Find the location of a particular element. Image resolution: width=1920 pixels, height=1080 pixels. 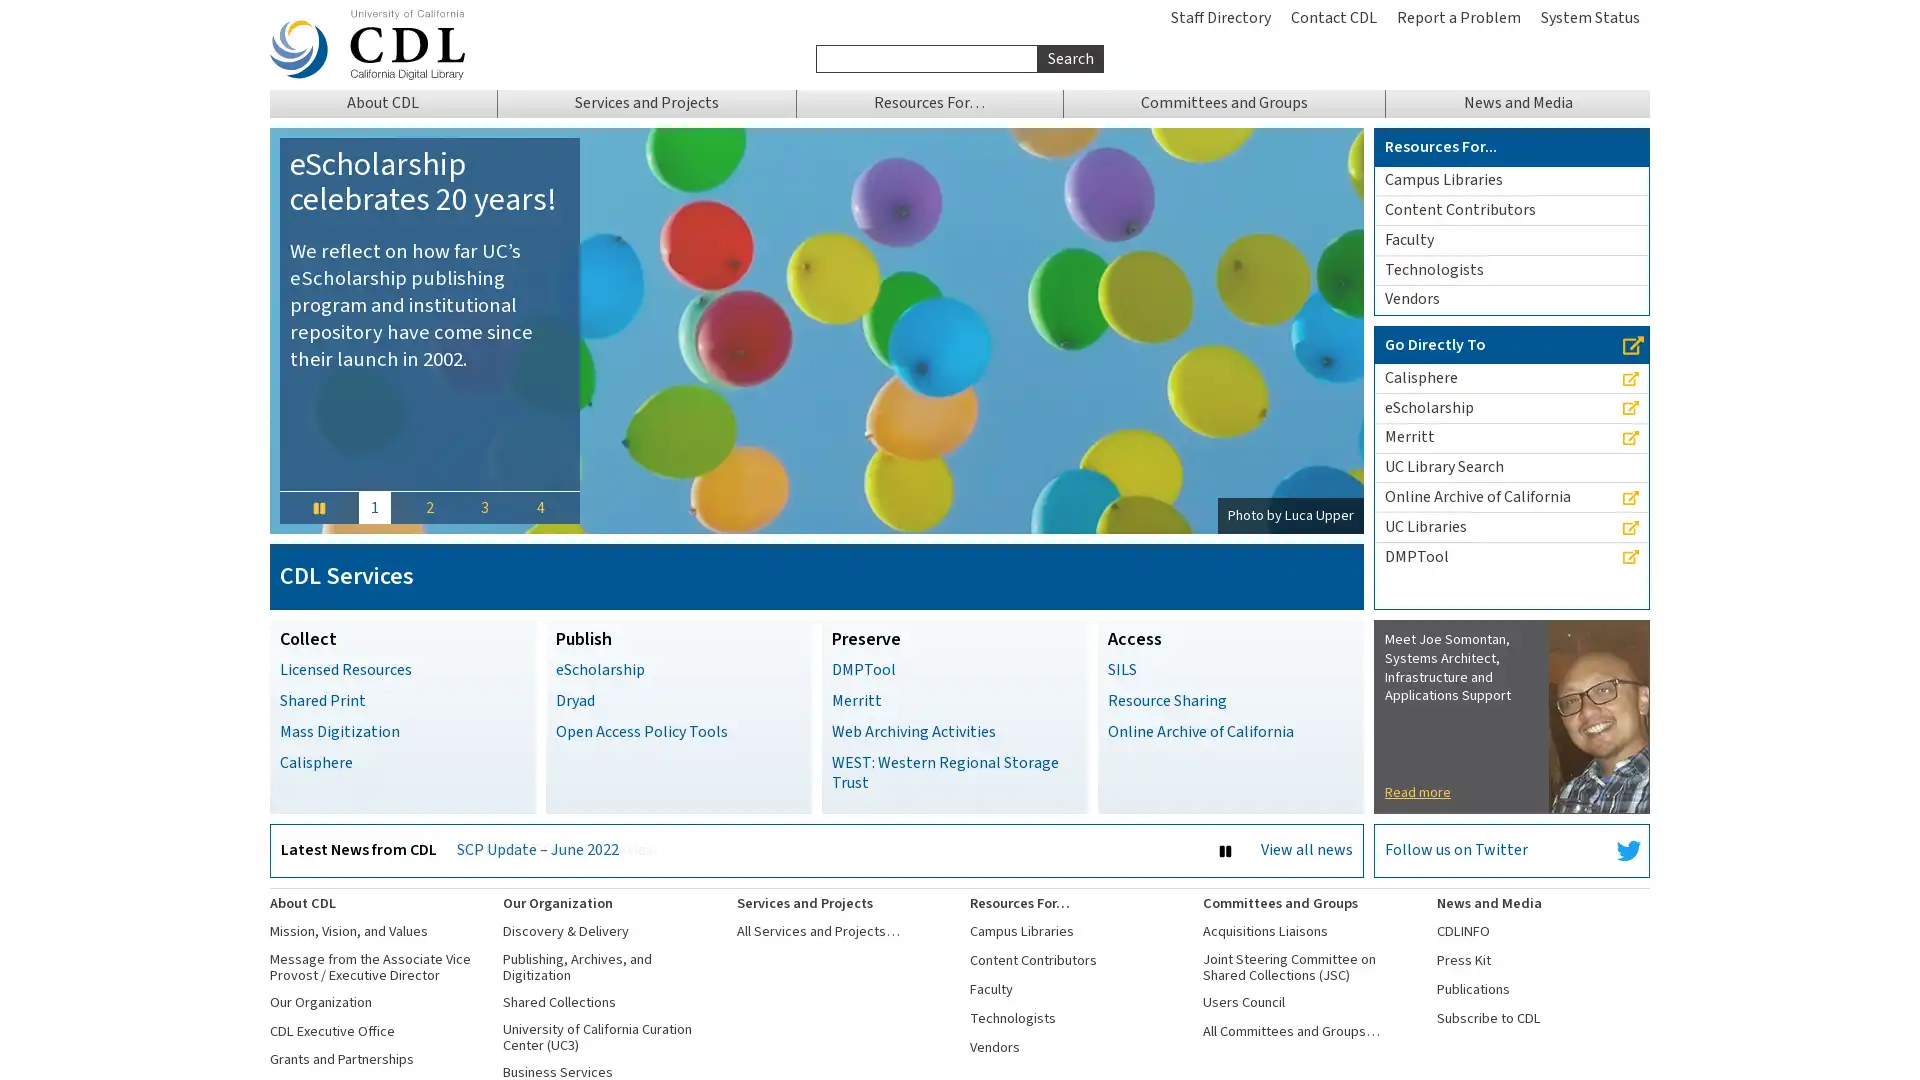

Search is located at coordinates (1069, 57).